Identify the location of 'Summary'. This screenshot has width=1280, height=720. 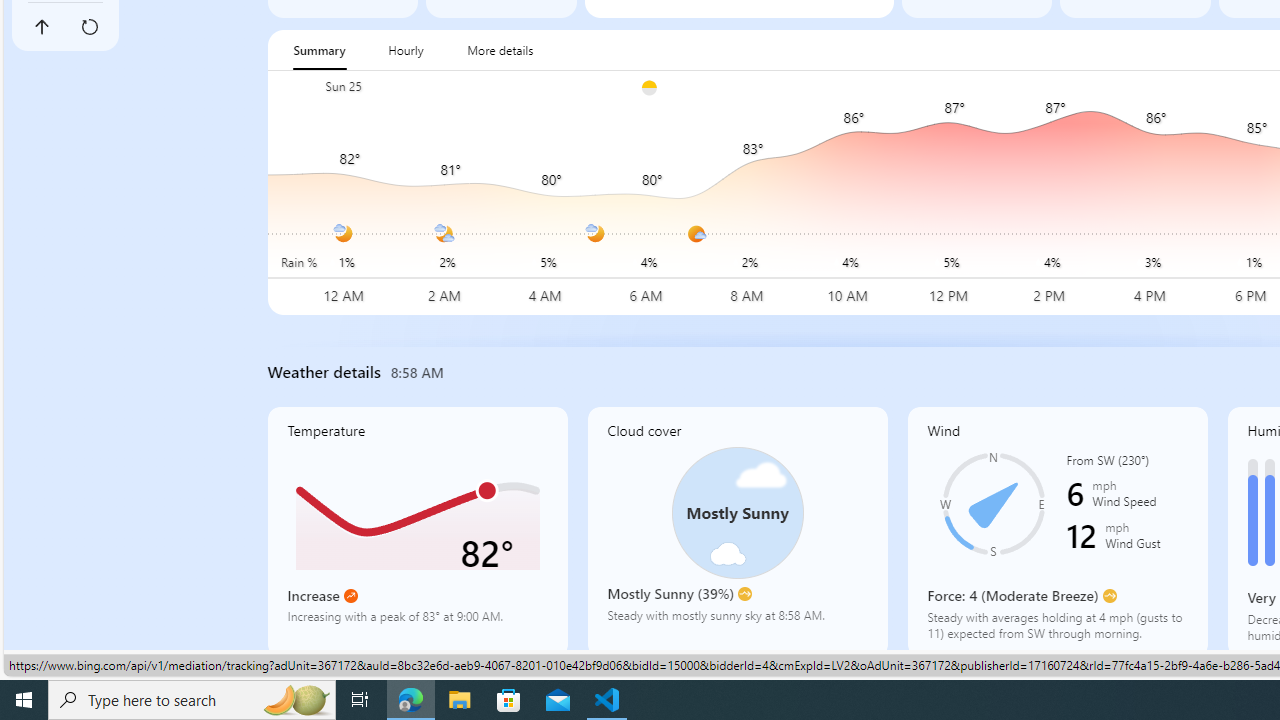
(318, 49).